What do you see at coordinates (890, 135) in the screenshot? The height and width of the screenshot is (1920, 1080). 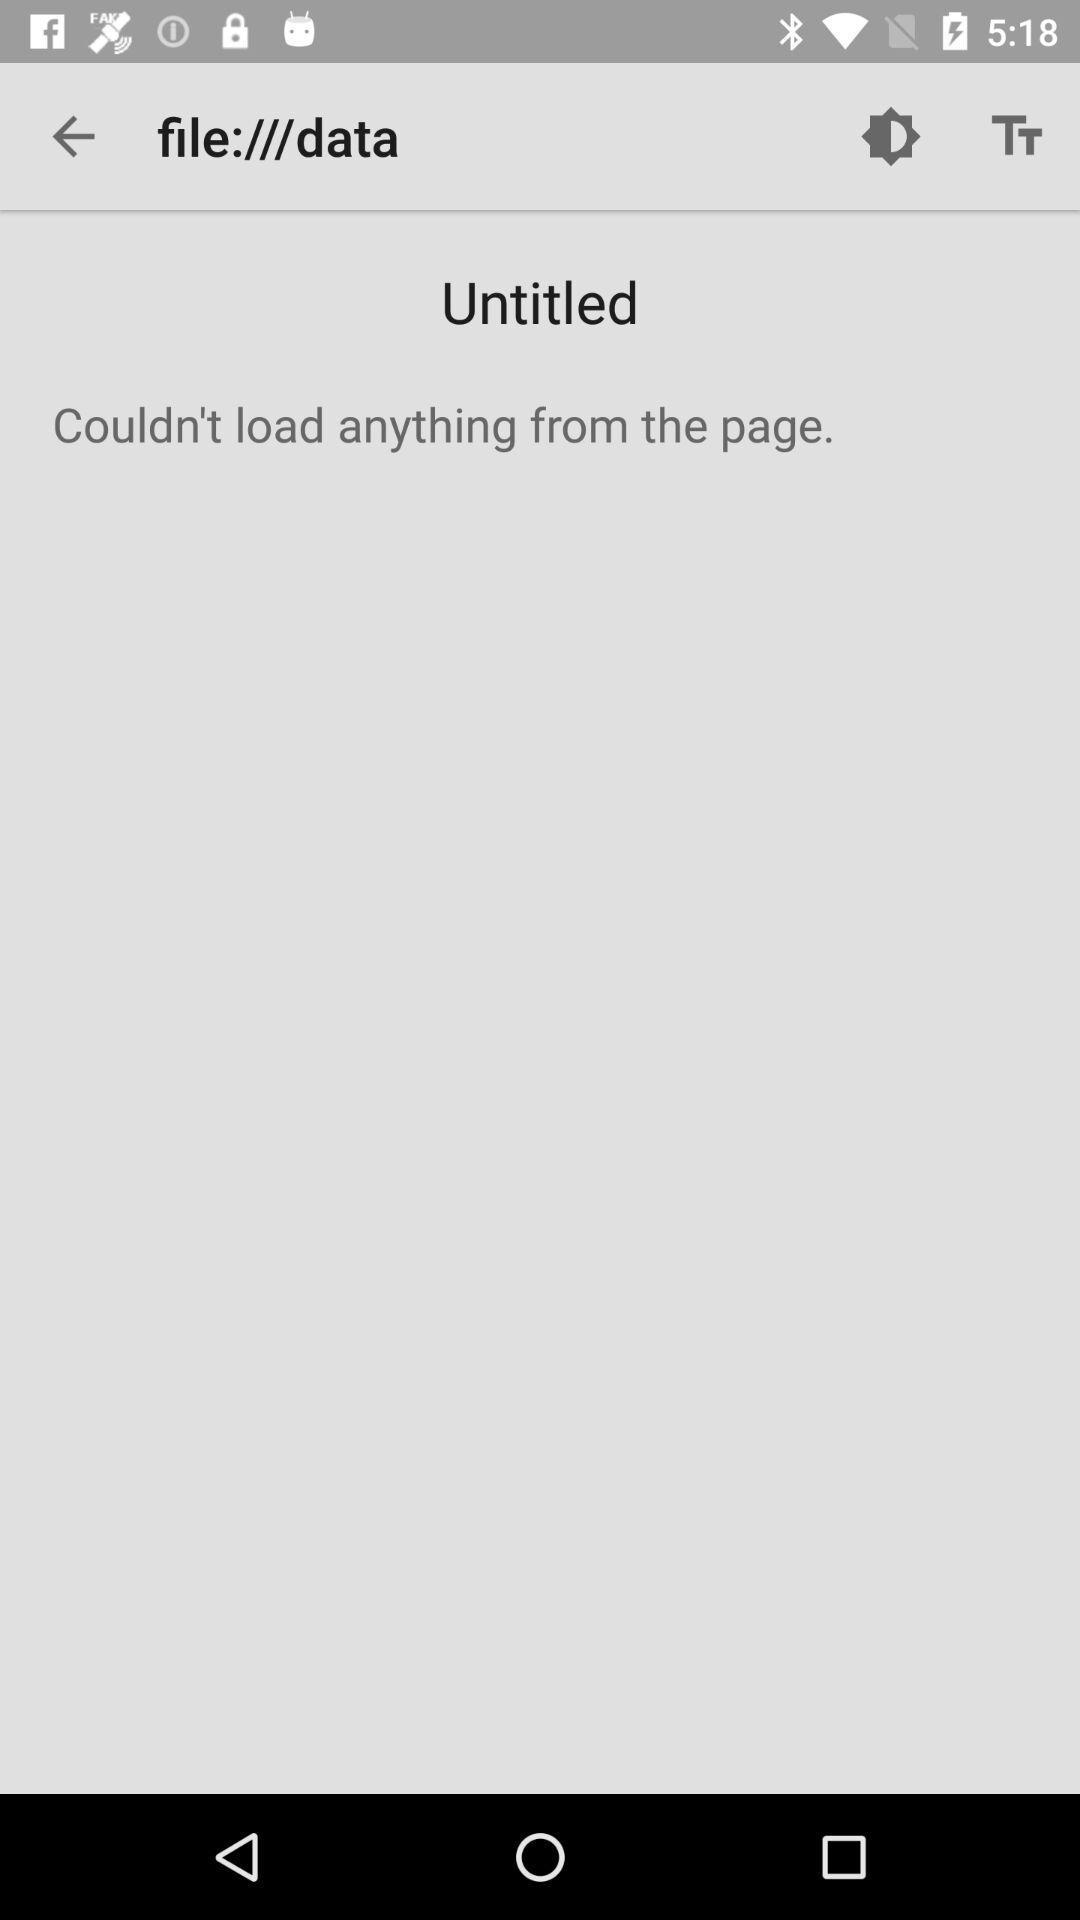 I see `icon next to the file:///data icon` at bounding box center [890, 135].